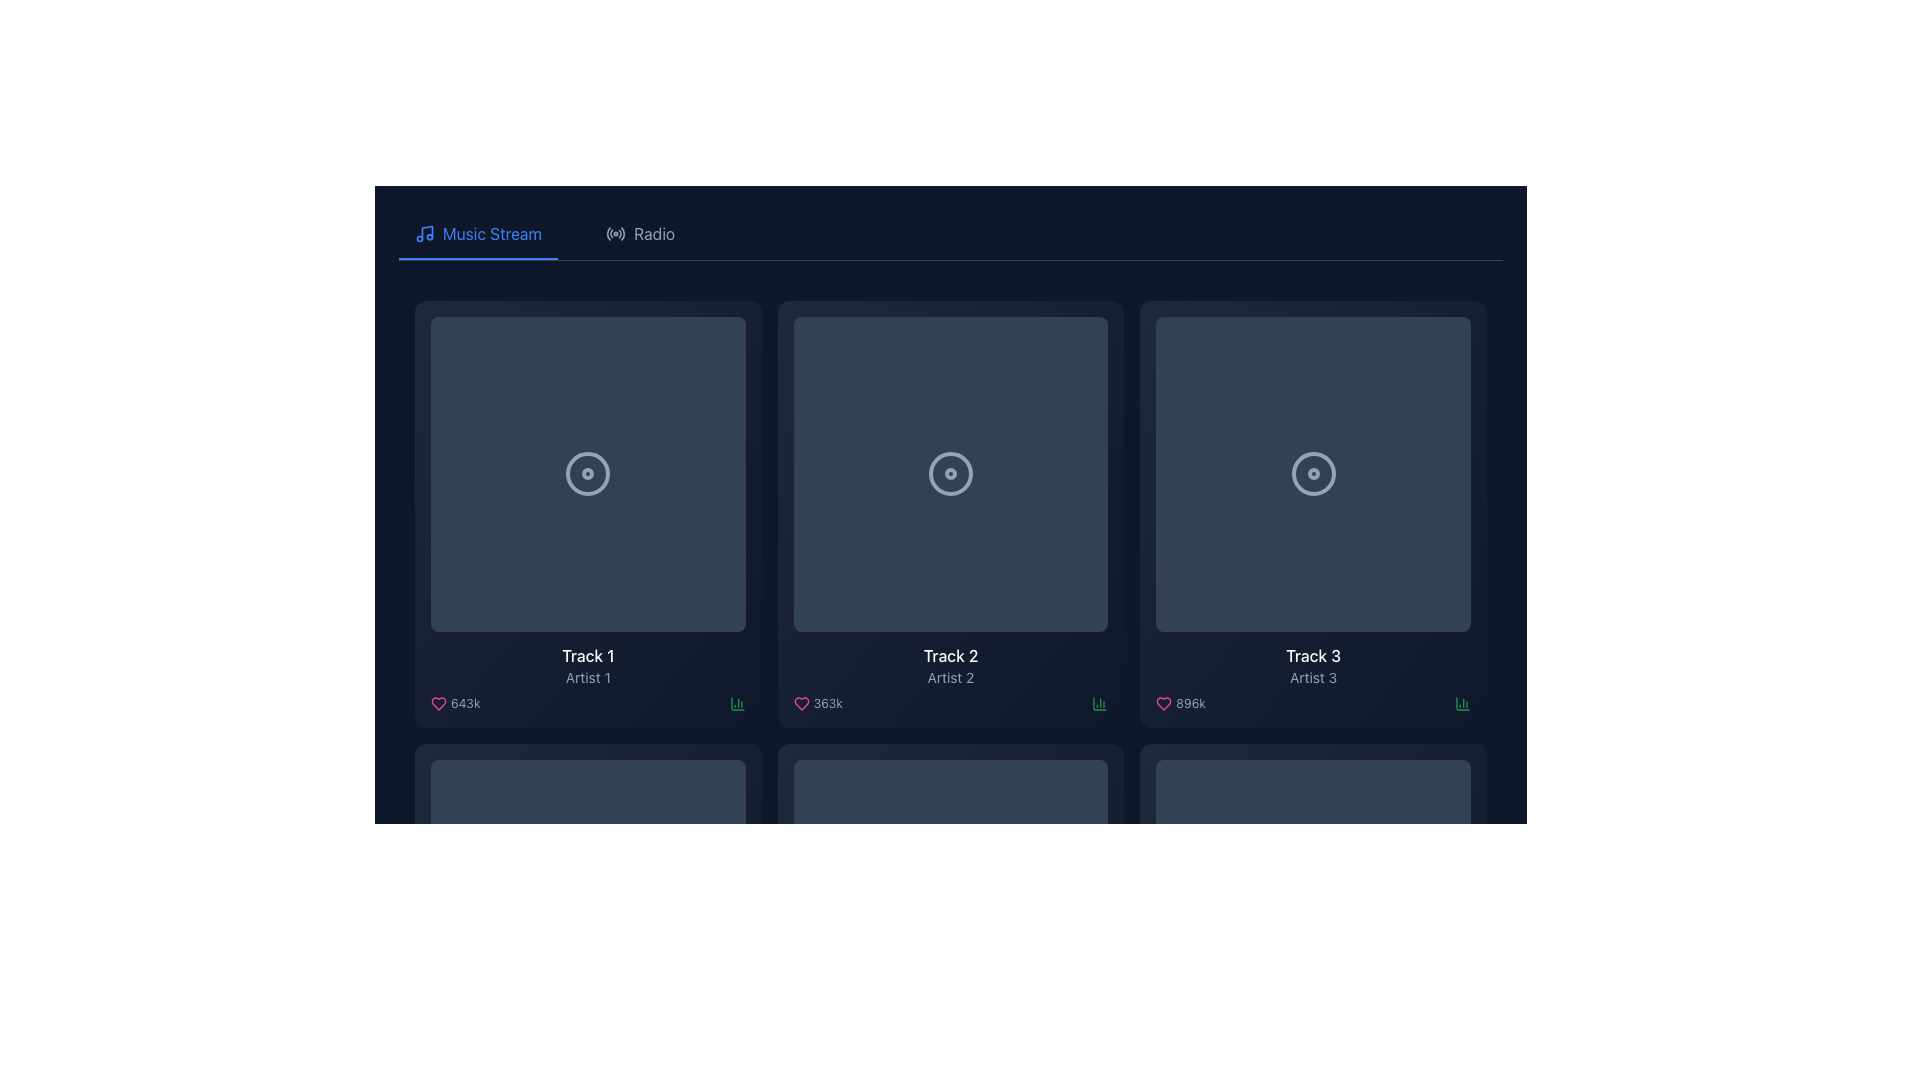 The height and width of the screenshot is (1080, 1920). What do you see at coordinates (437, 701) in the screenshot?
I see `the pink heart icon button located at the bottom left of the first track card to like the track` at bounding box center [437, 701].